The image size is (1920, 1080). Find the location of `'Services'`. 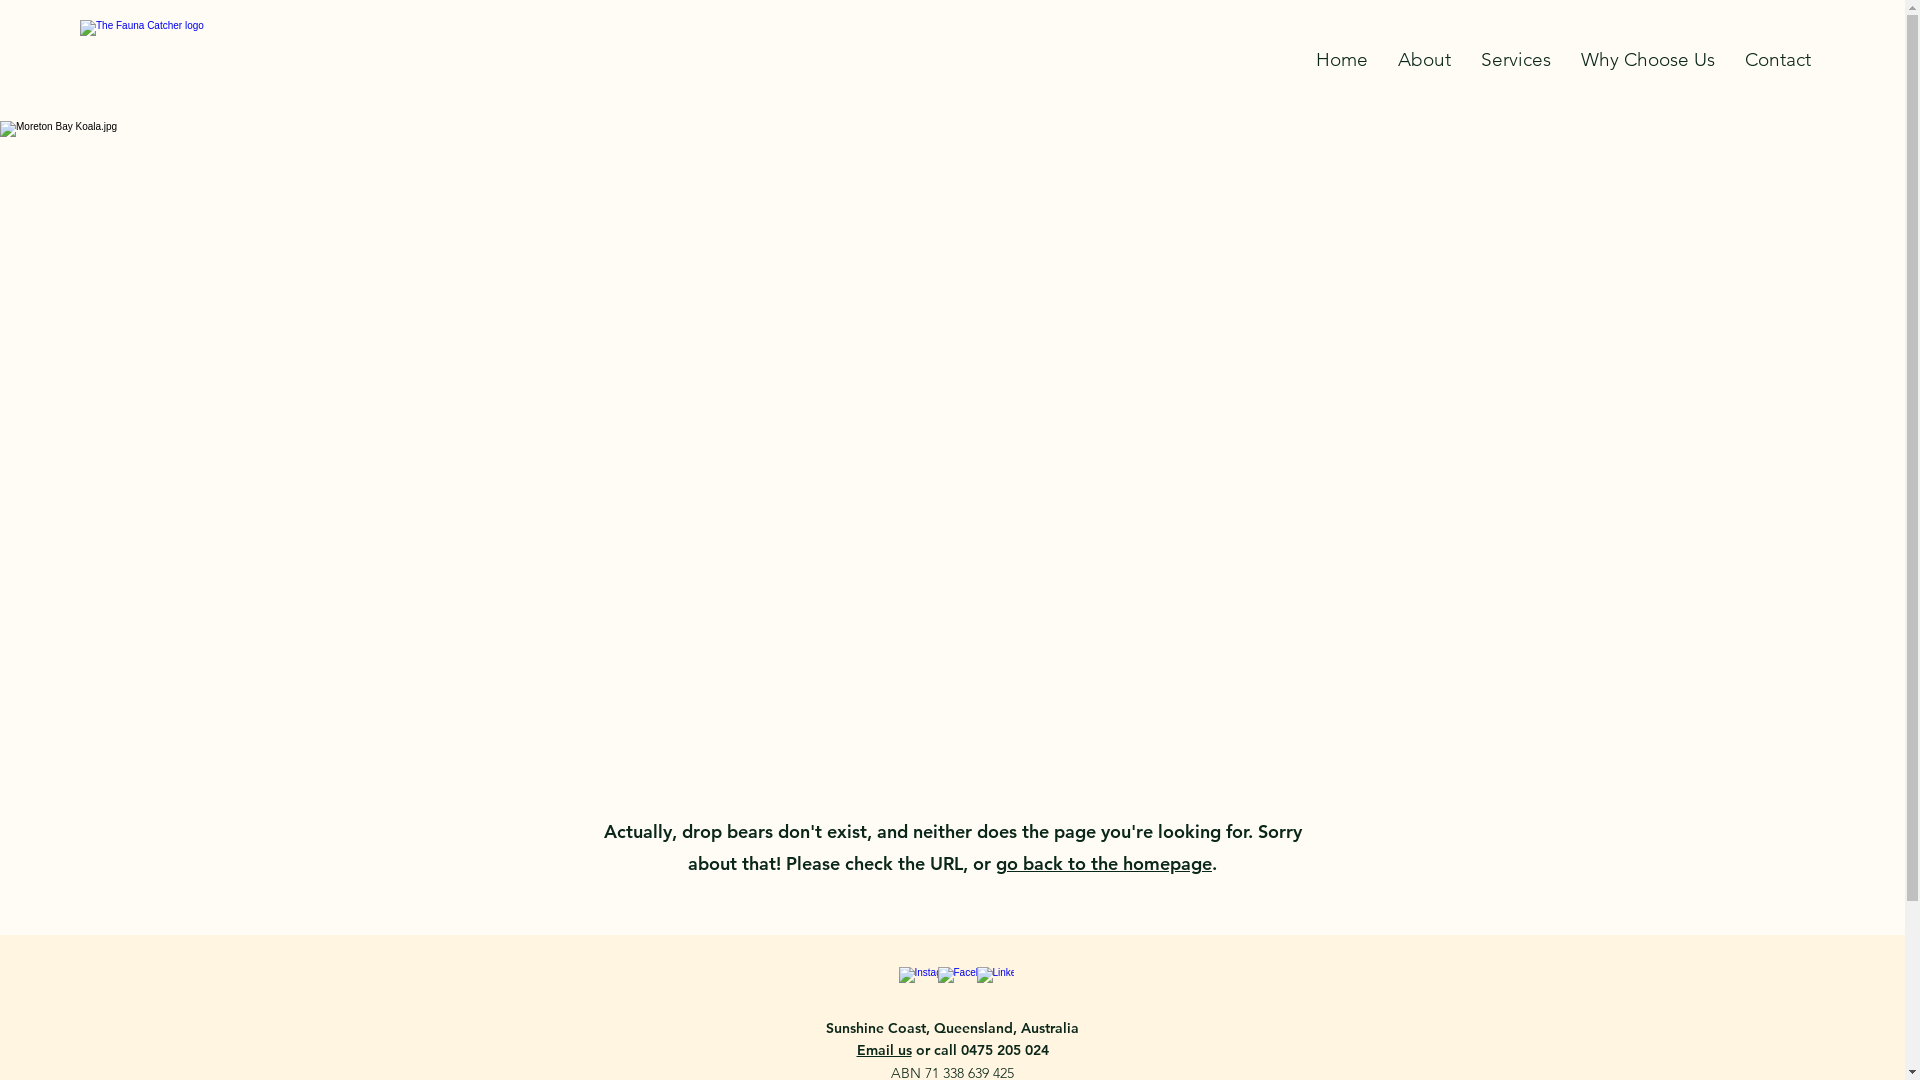

'Services' is located at coordinates (1465, 59).